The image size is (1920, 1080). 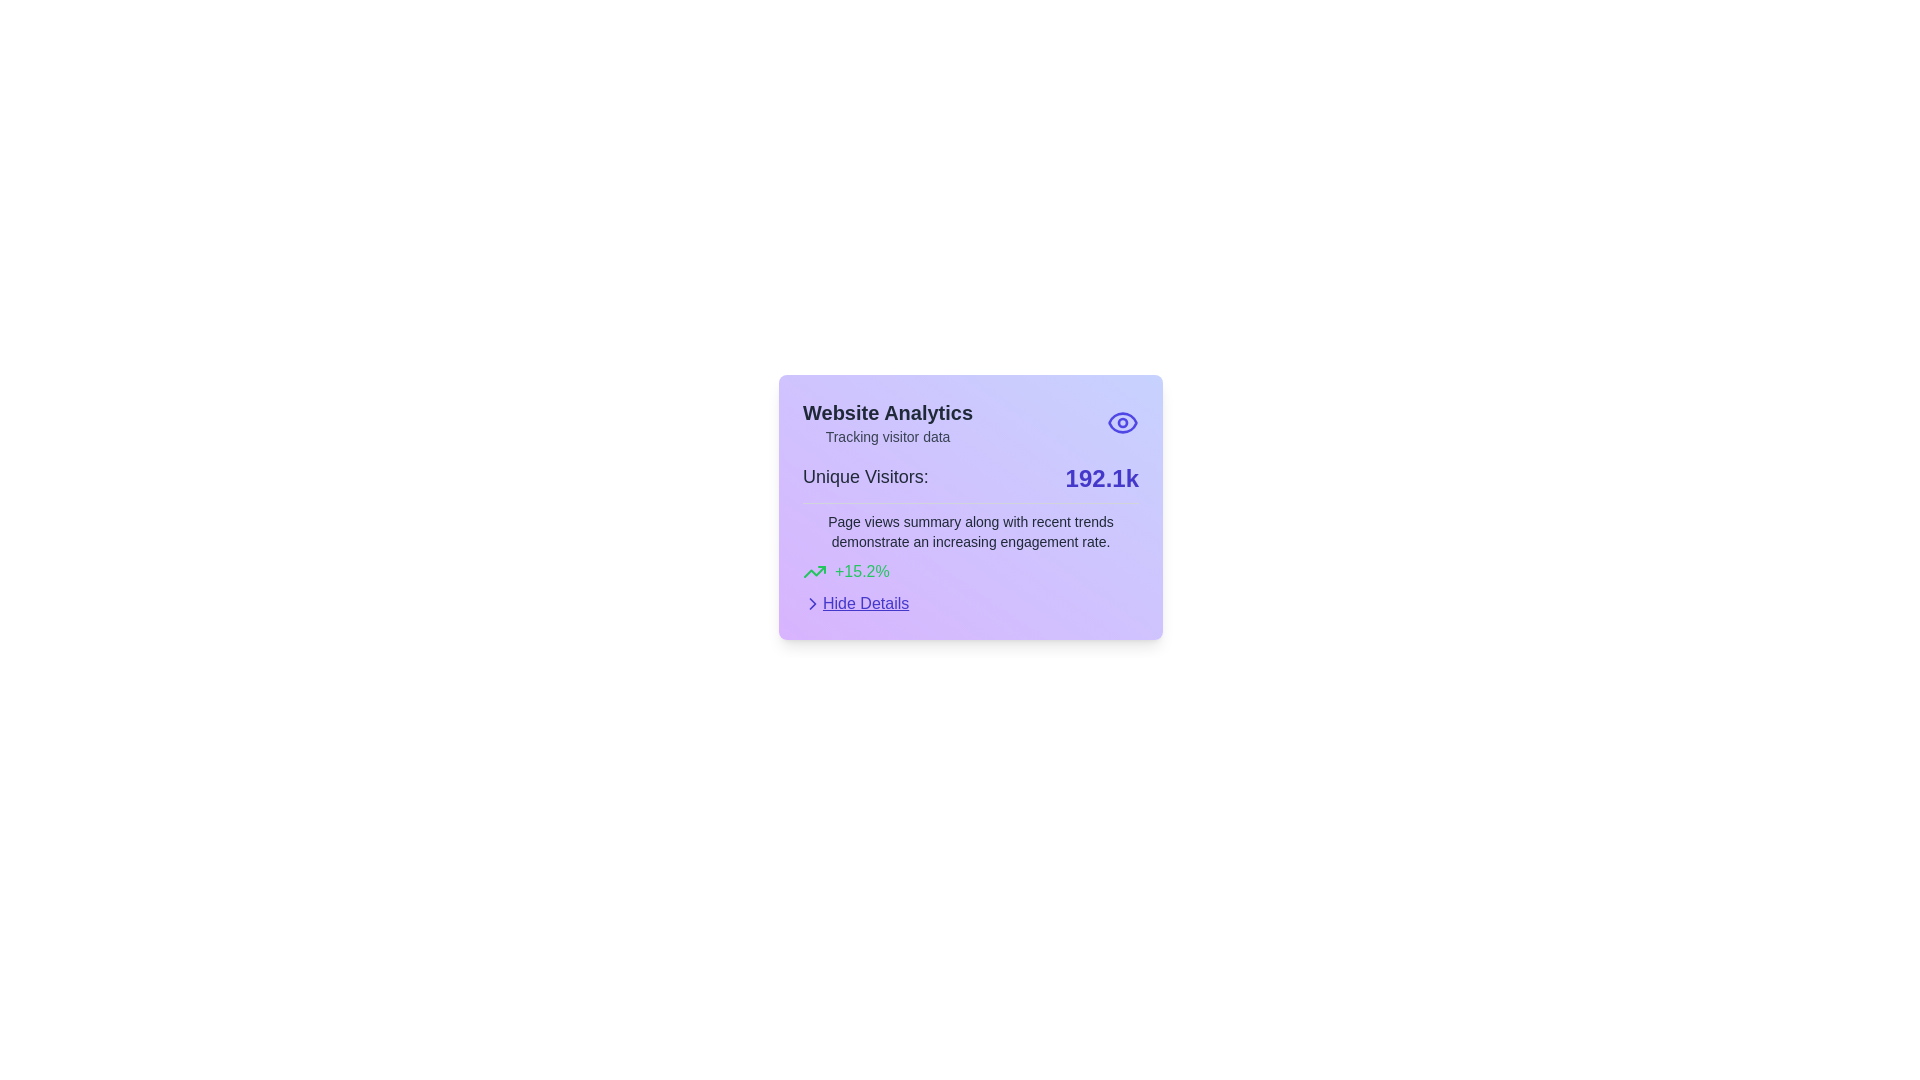 What do you see at coordinates (887, 435) in the screenshot?
I see `the text label providing additional context to the main heading 'Website Analytics', located directly below the larger header and aligned to the left` at bounding box center [887, 435].